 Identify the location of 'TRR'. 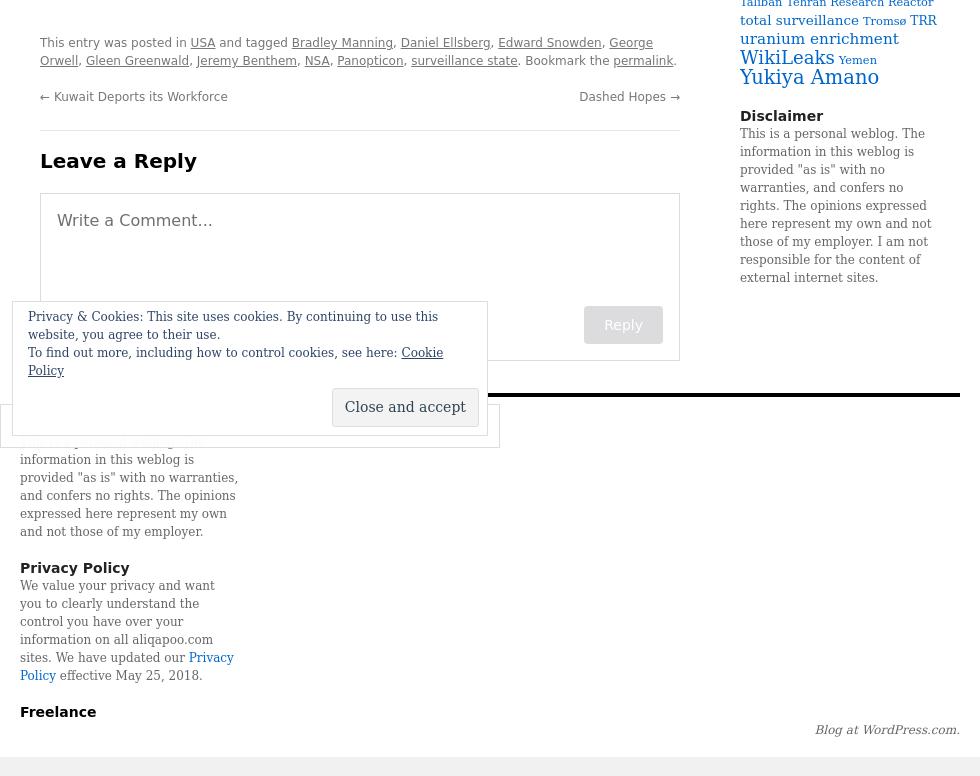
(922, 21).